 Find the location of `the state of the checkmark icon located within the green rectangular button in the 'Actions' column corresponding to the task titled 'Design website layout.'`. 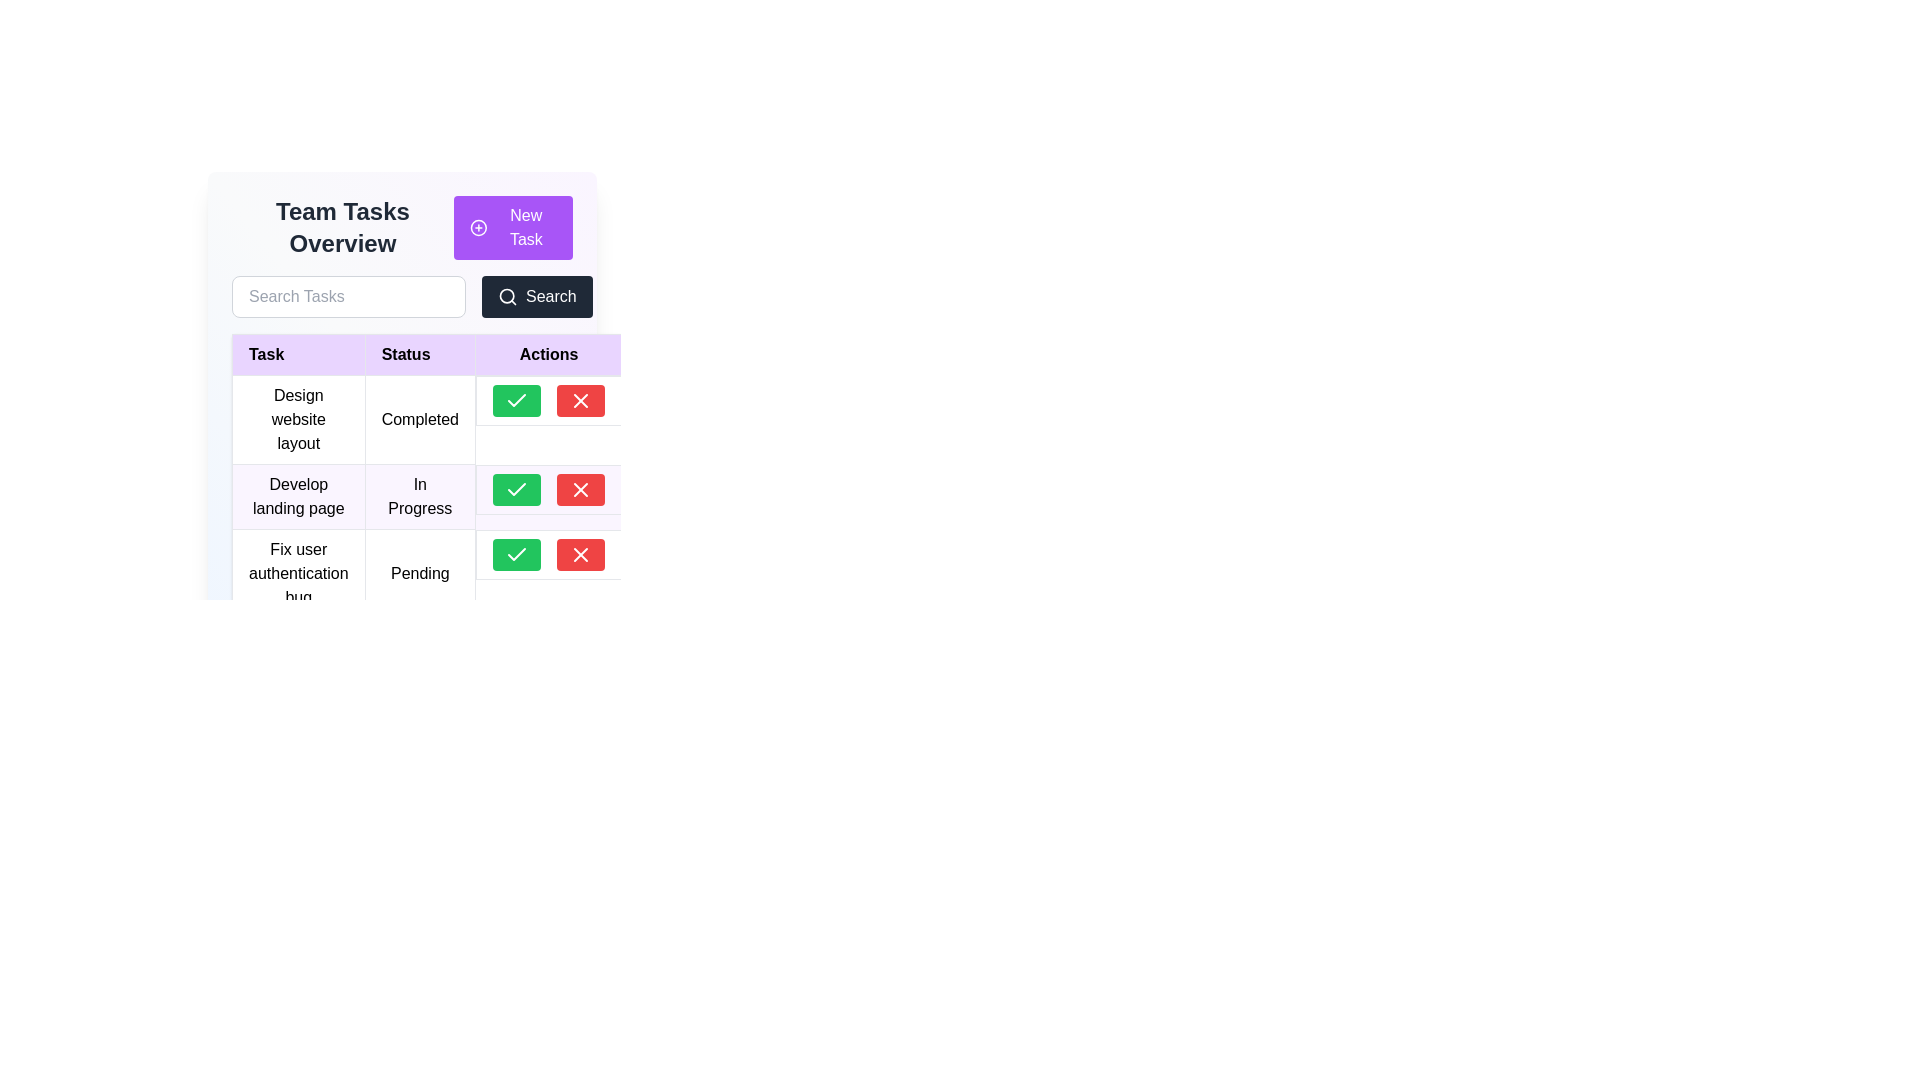

the state of the checkmark icon located within the green rectangular button in the 'Actions' column corresponding to the task titled 'Design website layout.' is located at coordinates (517, 400).